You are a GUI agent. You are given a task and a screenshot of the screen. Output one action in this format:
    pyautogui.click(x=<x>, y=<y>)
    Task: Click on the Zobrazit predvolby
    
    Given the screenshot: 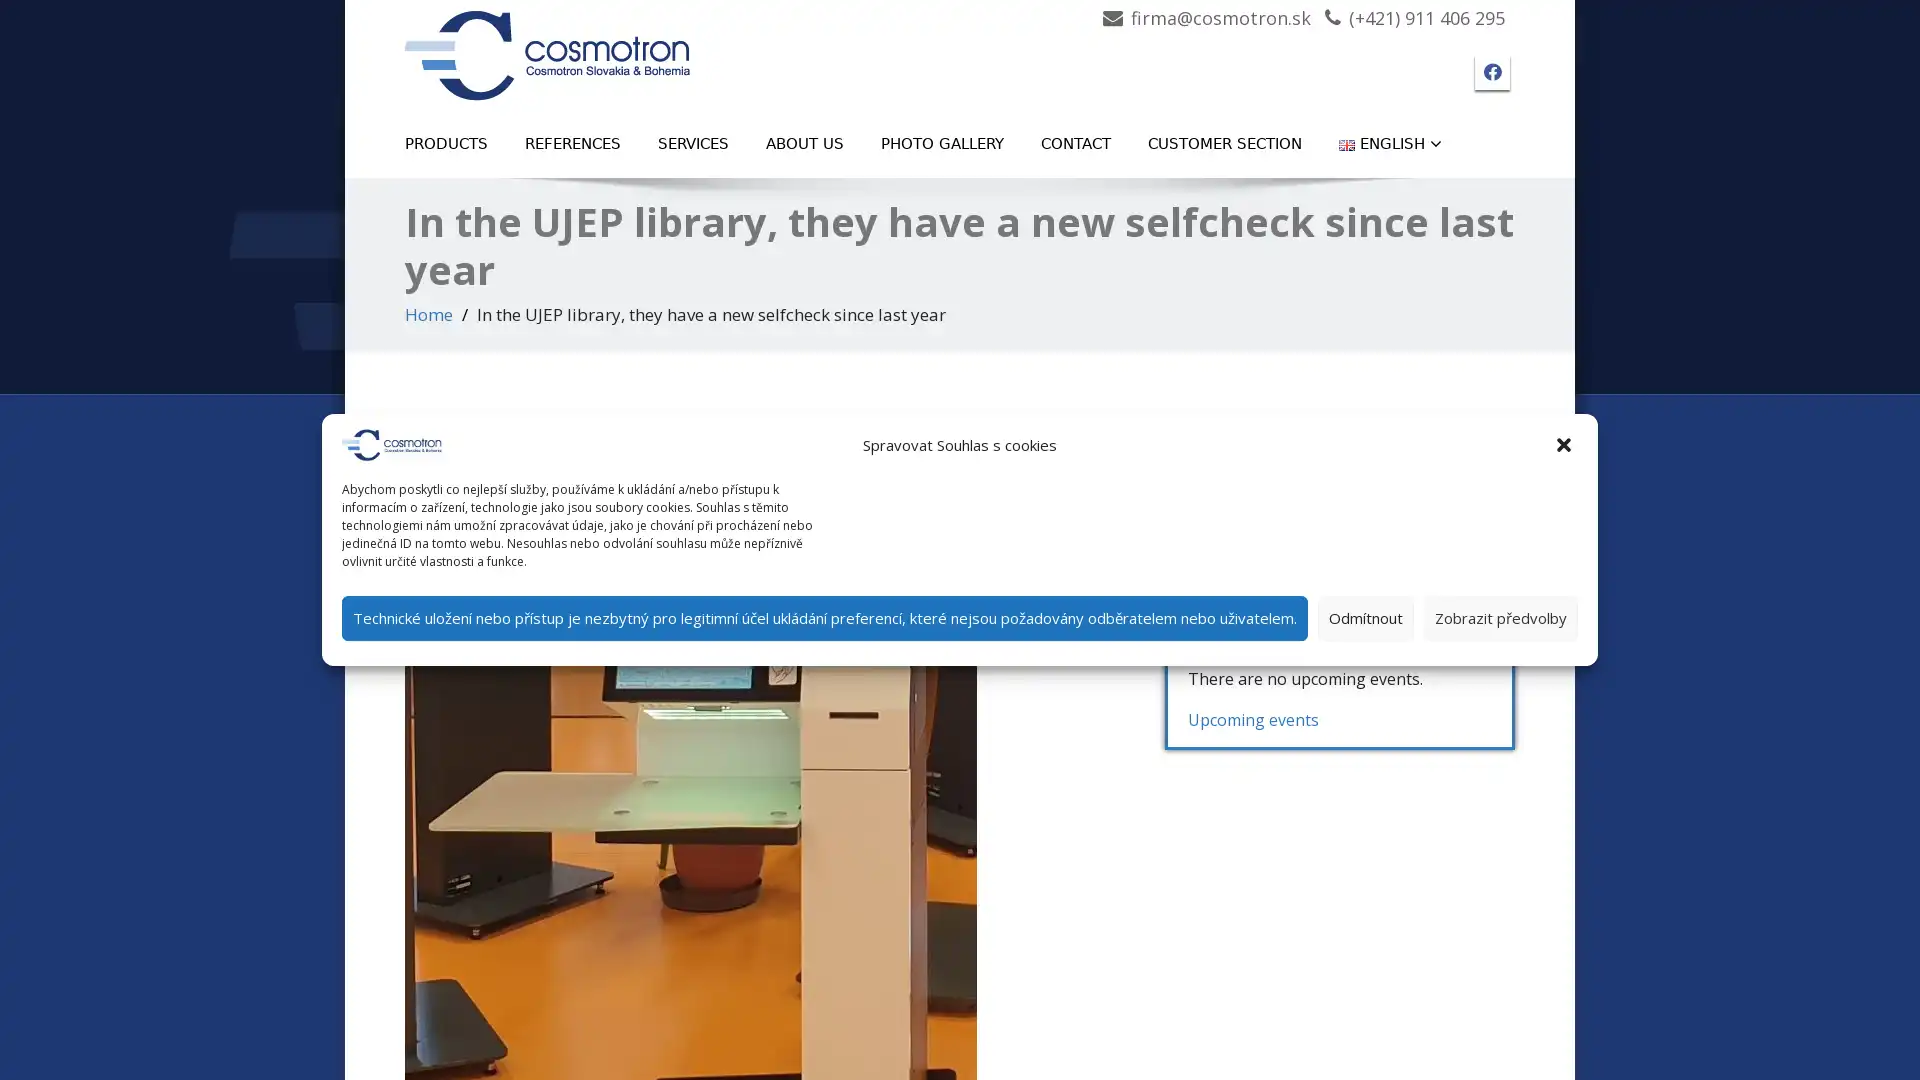 What is the action you would take?
    pyautogui.click(x=1501, y=616)
    